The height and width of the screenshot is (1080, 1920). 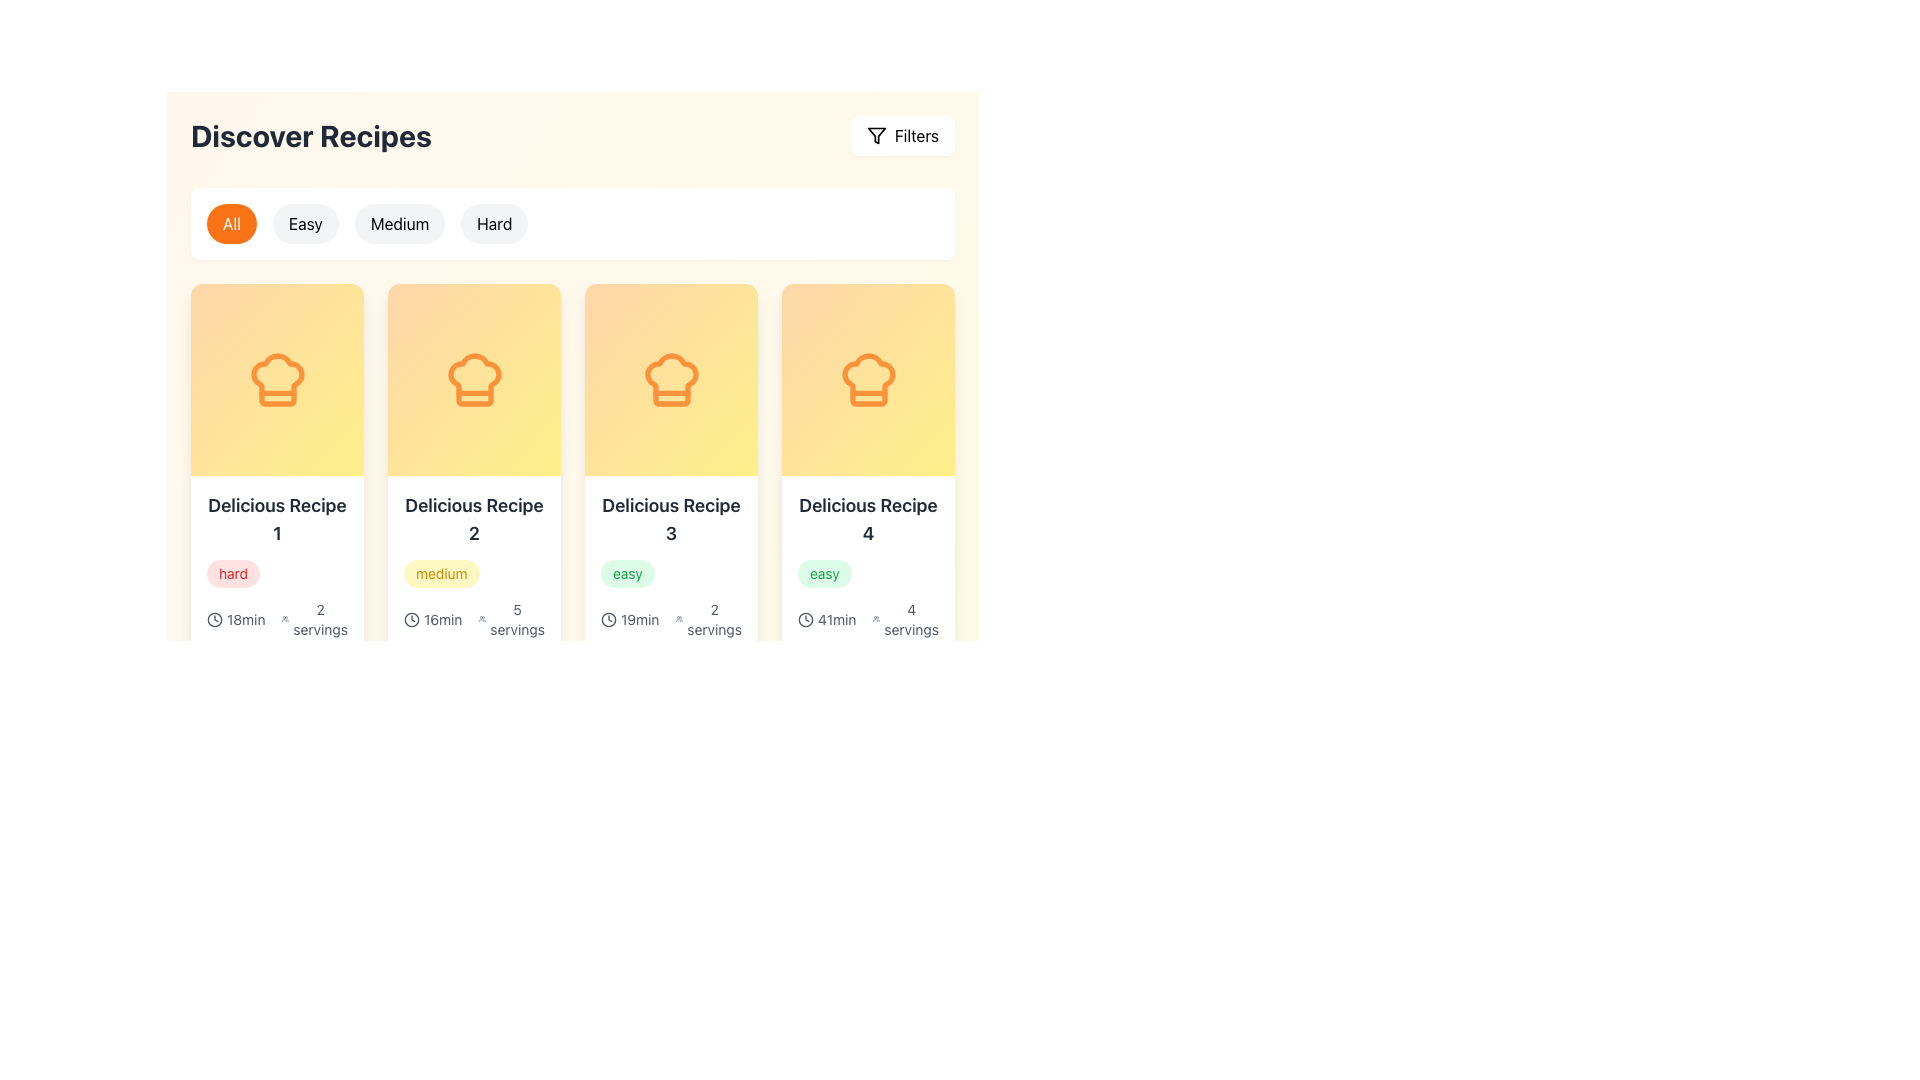 I want to click on the informational display element containing cooking time, serving count, and calorie count icons for the recipe titled 'Delicious Recipe 4', so click(x=868, y=644).